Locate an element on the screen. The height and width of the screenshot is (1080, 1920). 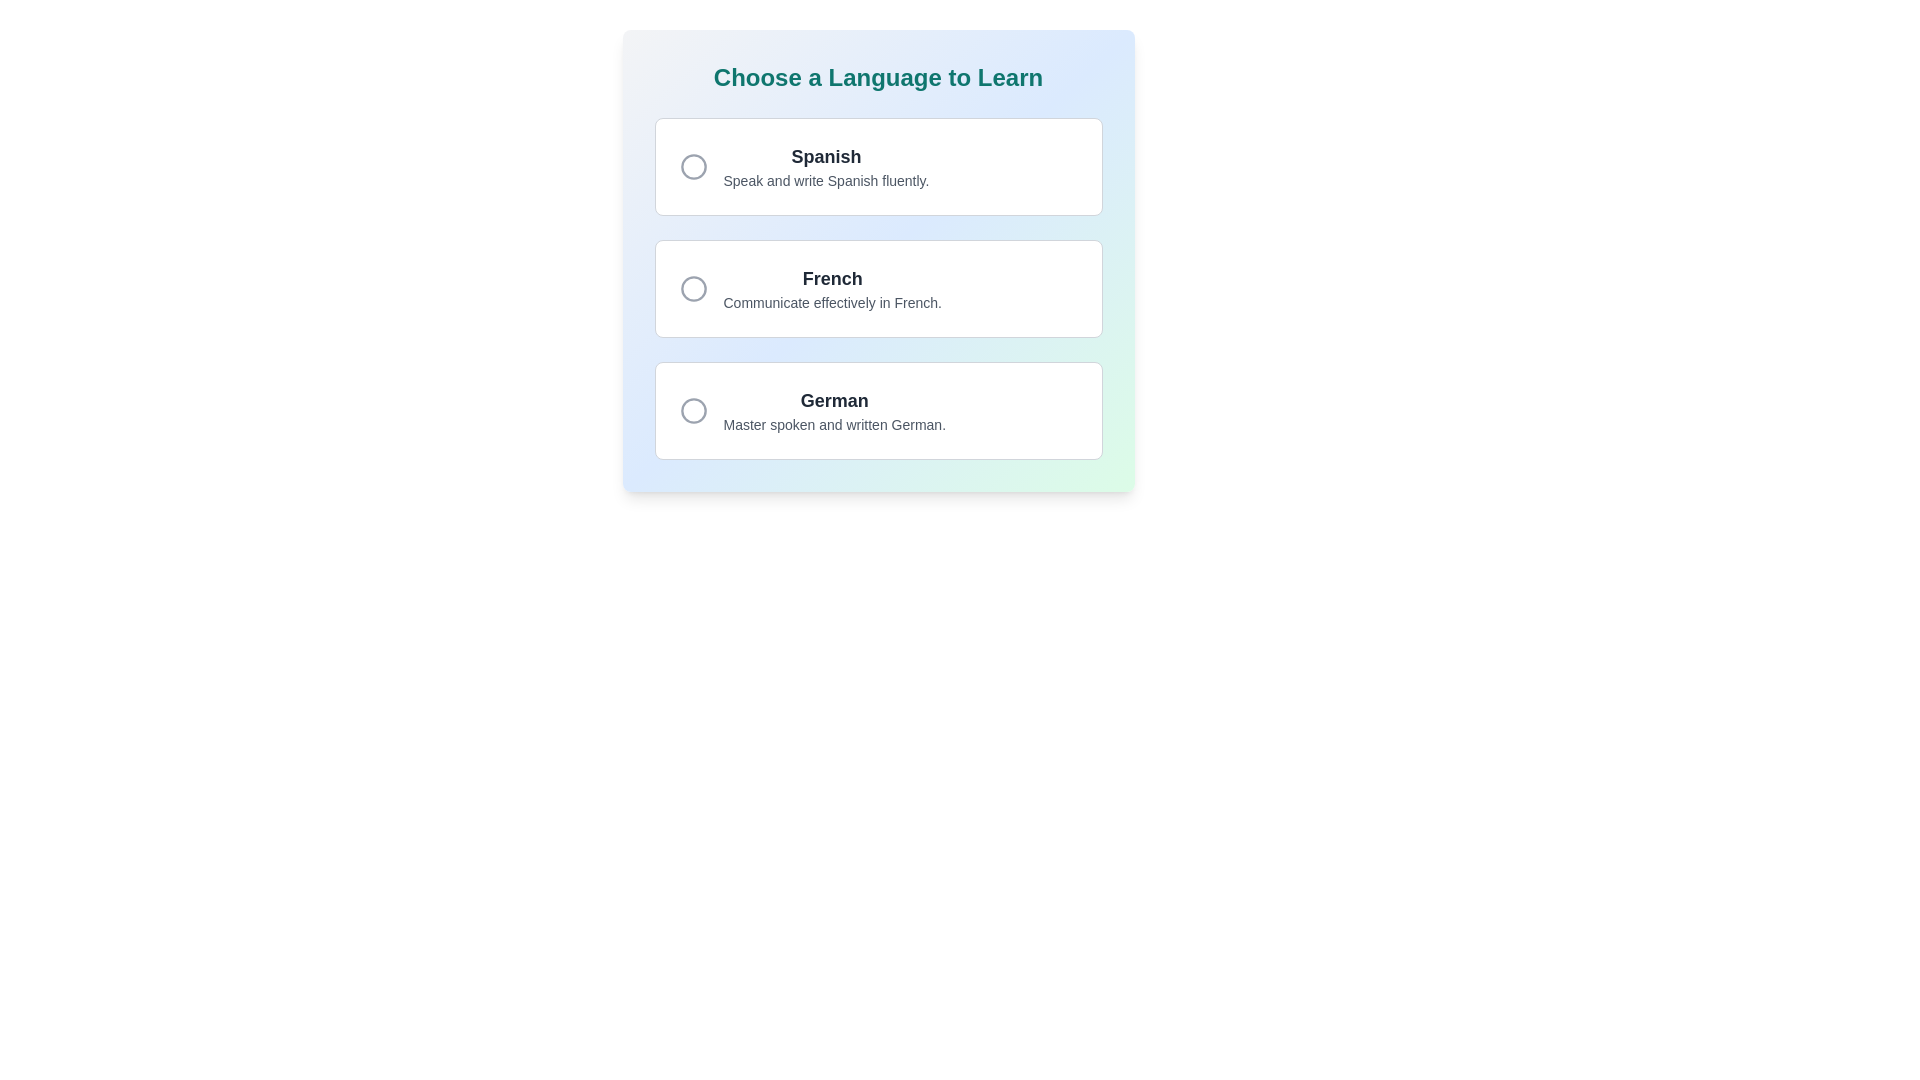
the content of the text display within the top card component titled 'Spanish', which represents the language option for learning Spanish is located at coordinates (826, 165).